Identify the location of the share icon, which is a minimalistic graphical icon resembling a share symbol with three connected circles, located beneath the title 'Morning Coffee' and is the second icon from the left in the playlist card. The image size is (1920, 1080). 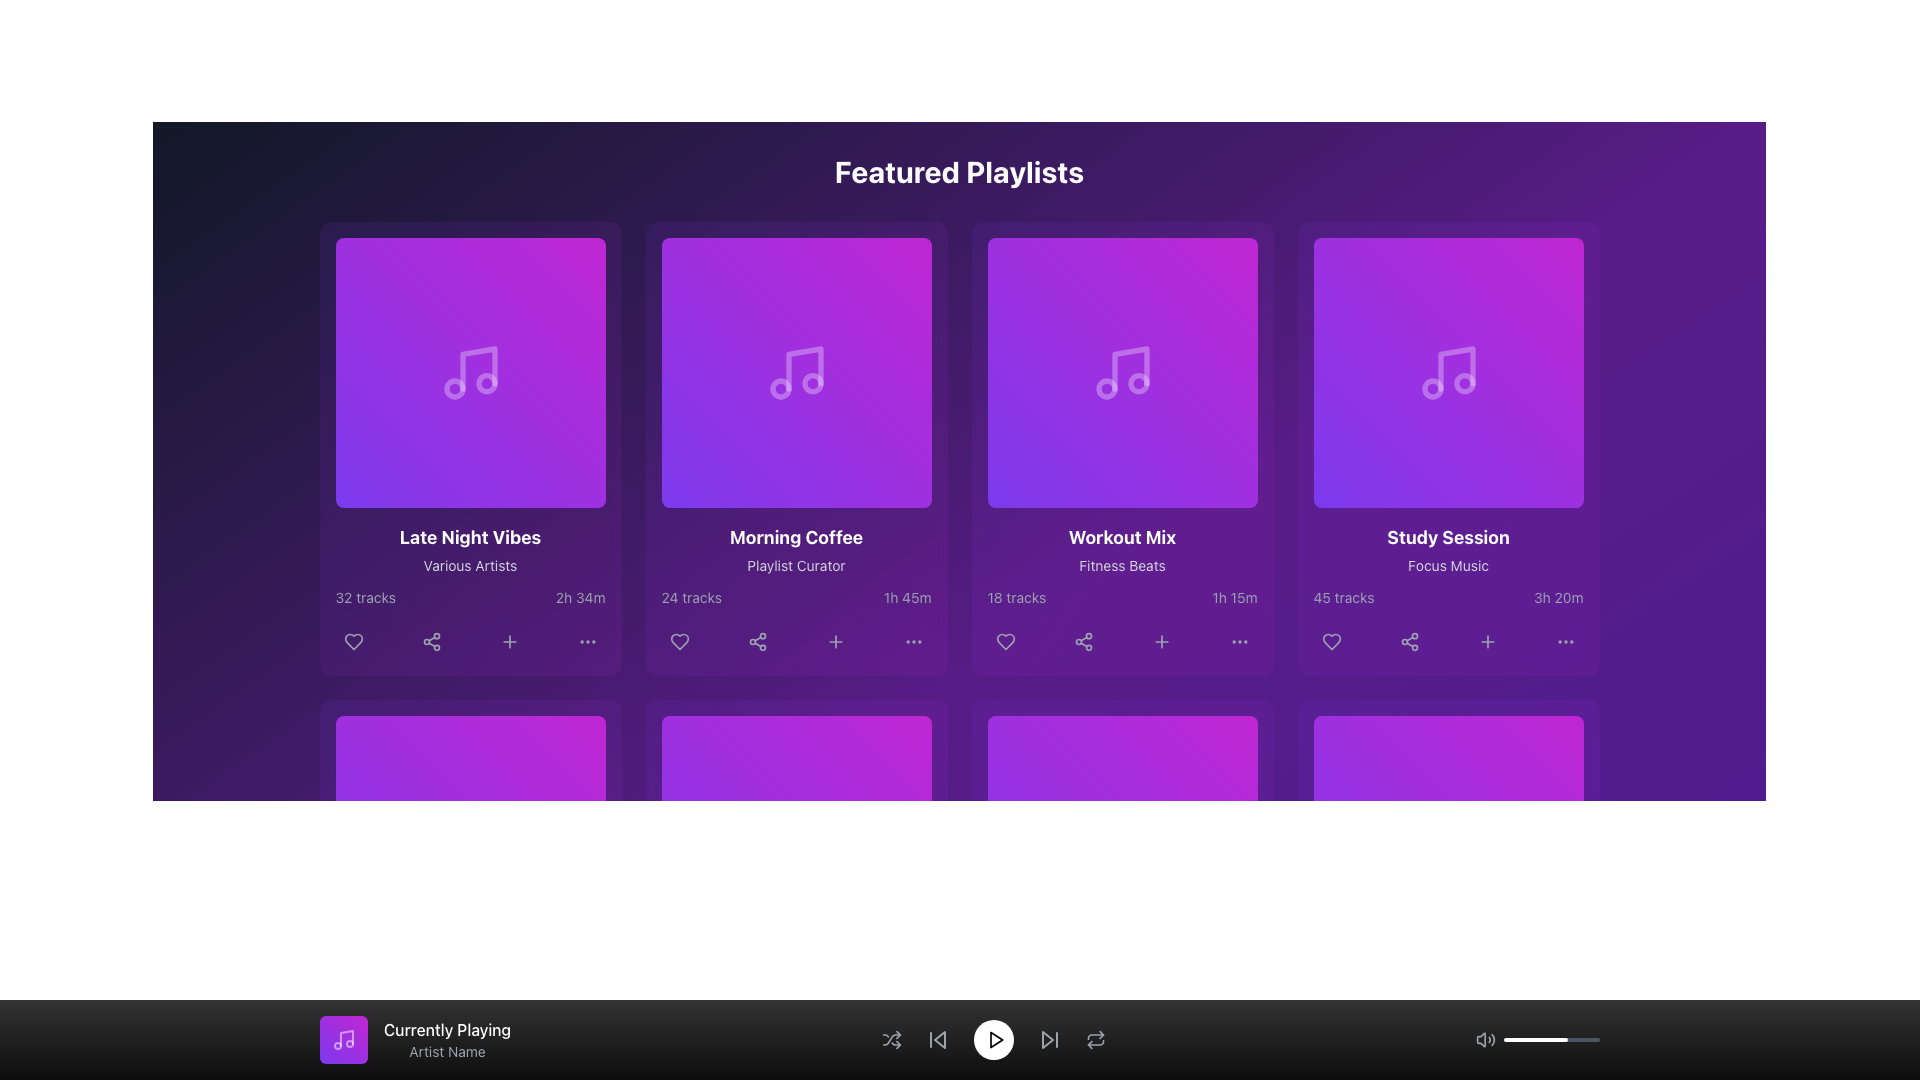
(756, 641).